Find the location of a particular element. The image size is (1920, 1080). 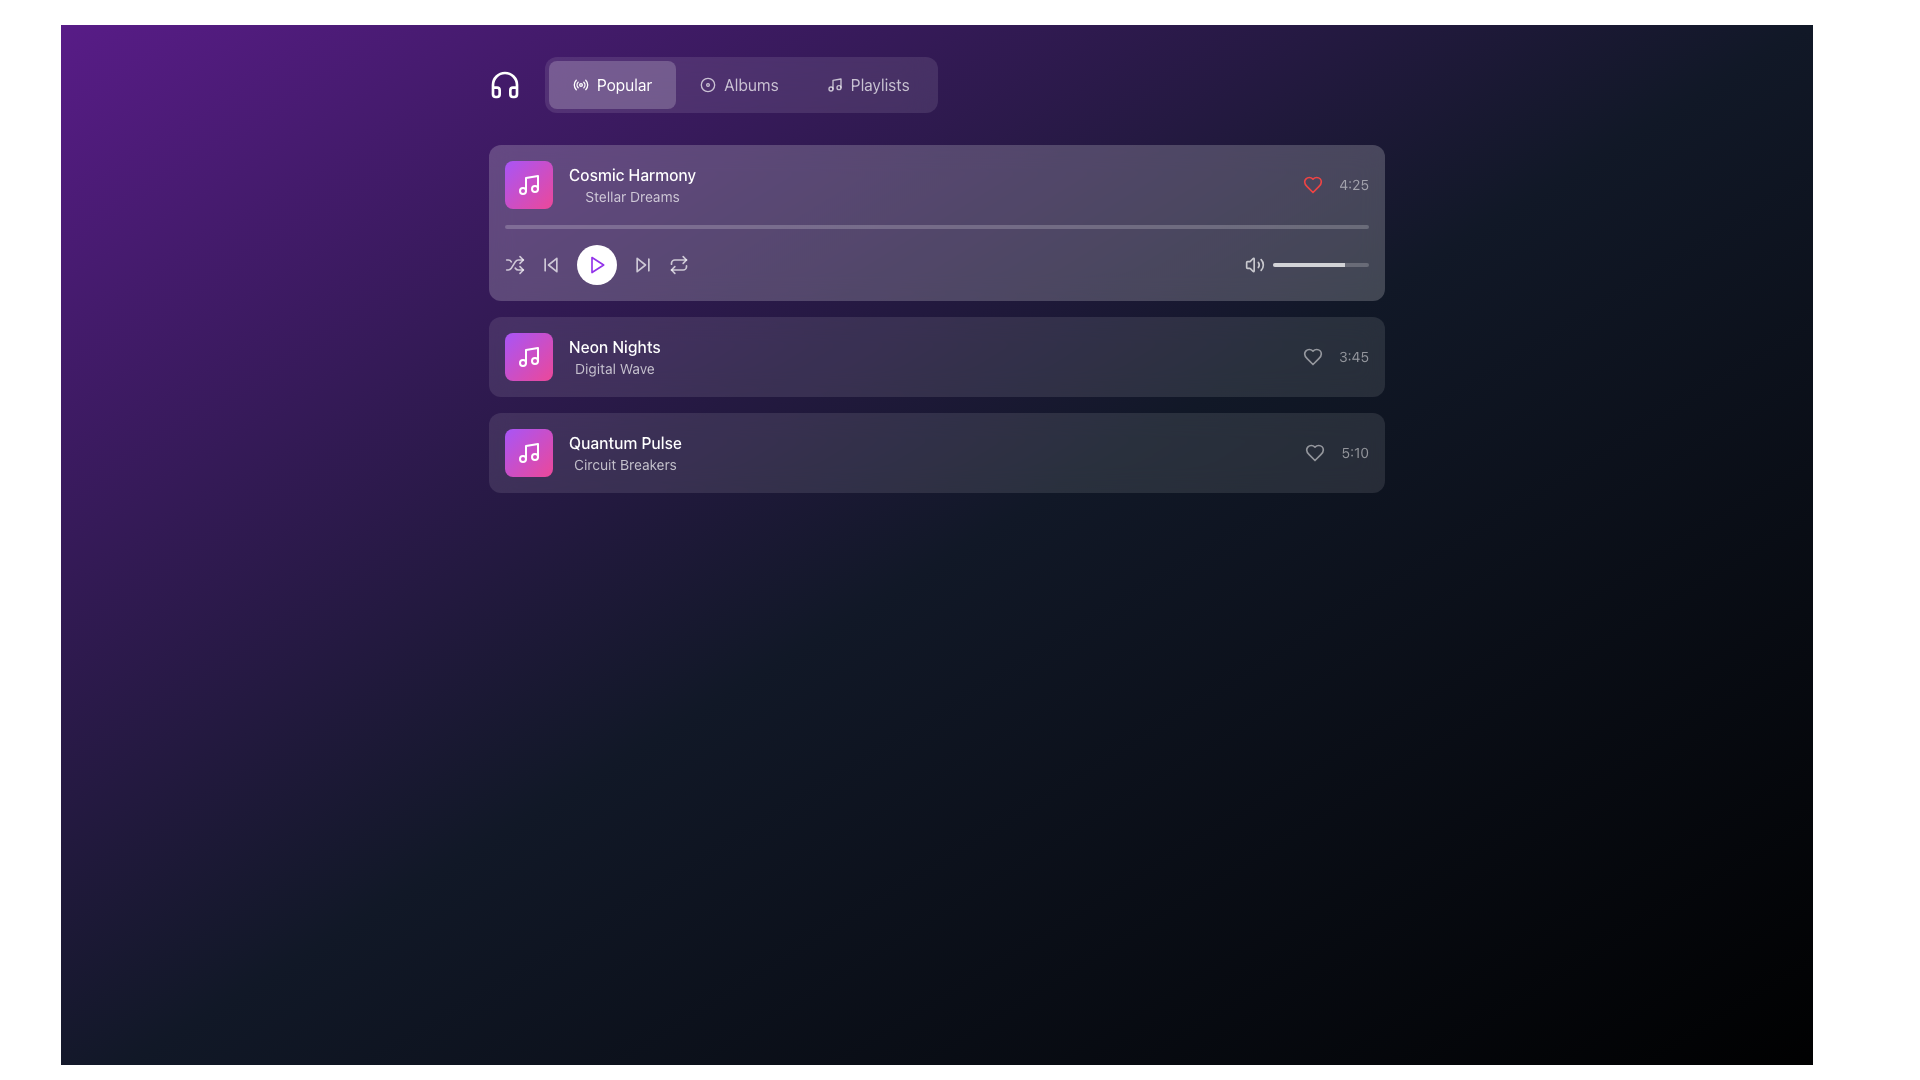

the triangular icon resembling a fast-forward indicator in the audio player controls is located at coordinates (641, 264).